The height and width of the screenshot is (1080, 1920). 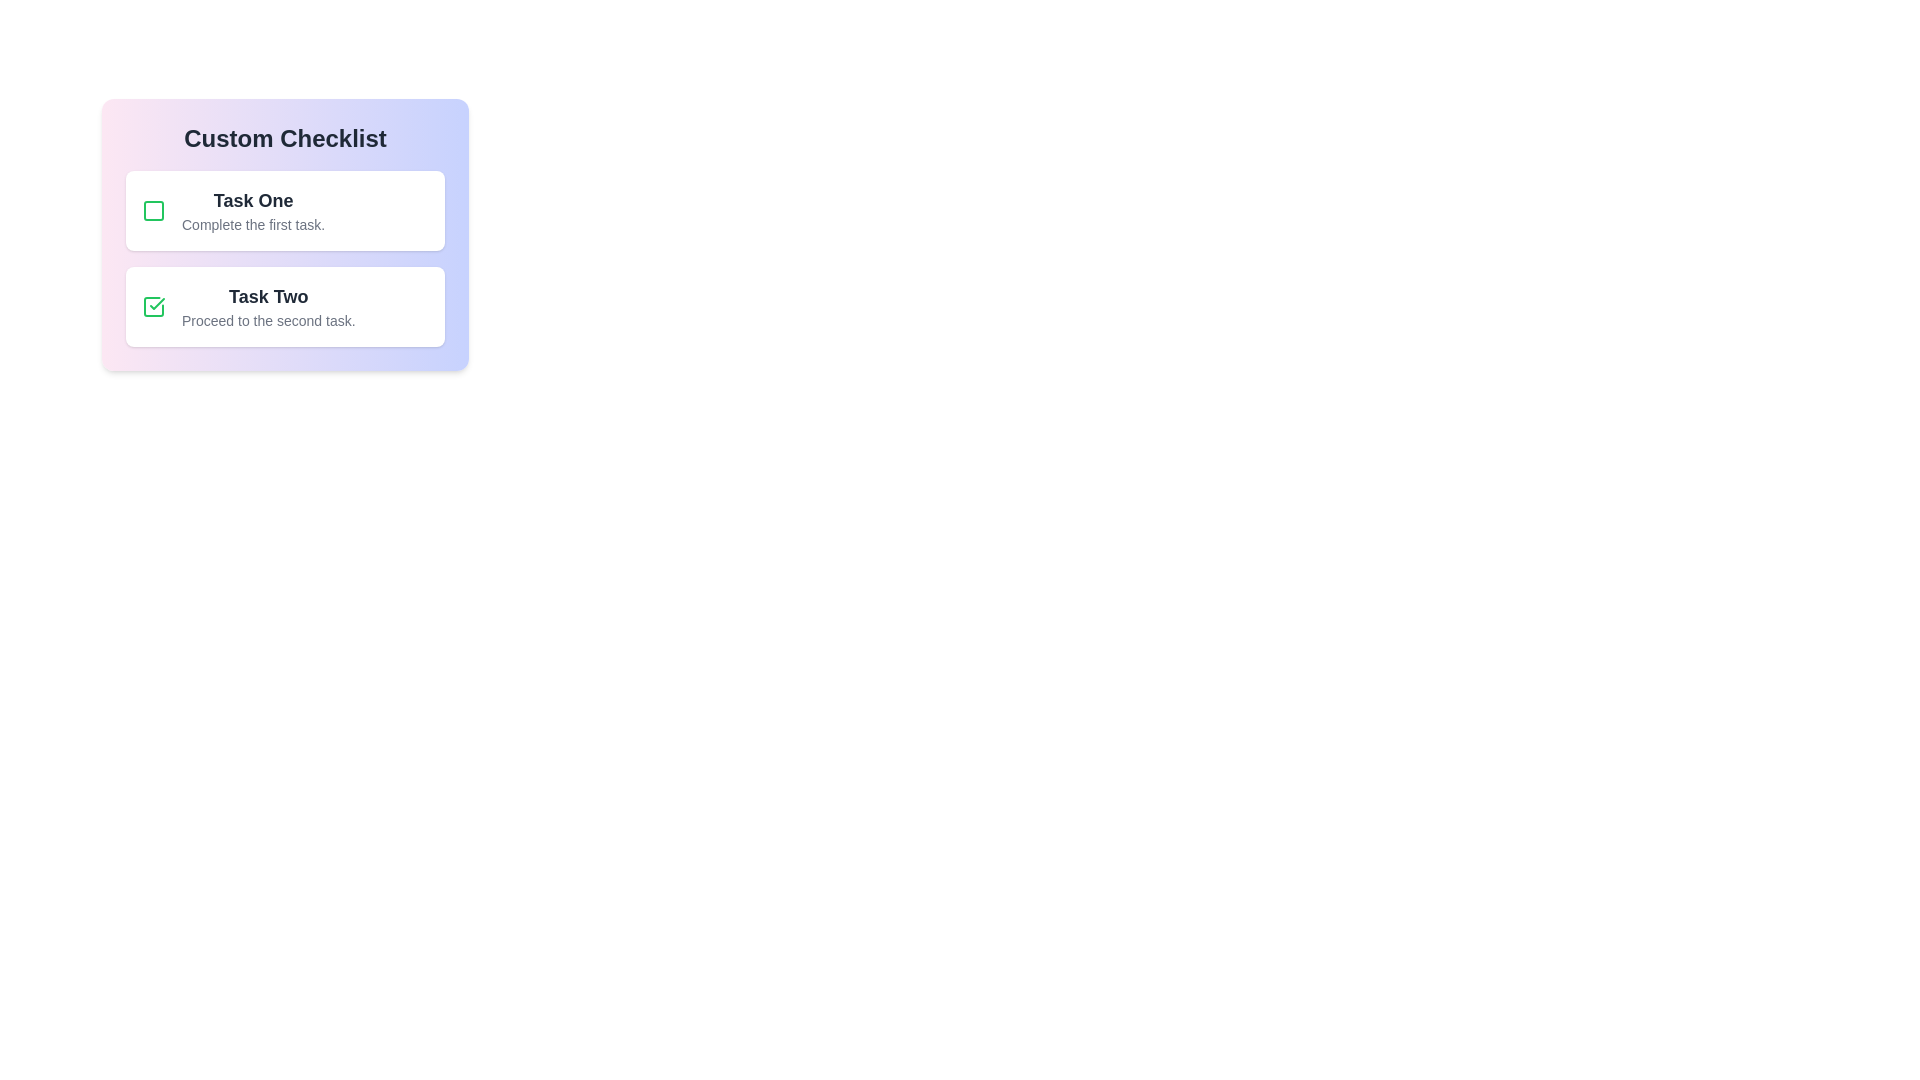 I want to click on the second checklist item, located under 'Custom Checklist' and labeled 'Task Two', so click(x=284, y=307).